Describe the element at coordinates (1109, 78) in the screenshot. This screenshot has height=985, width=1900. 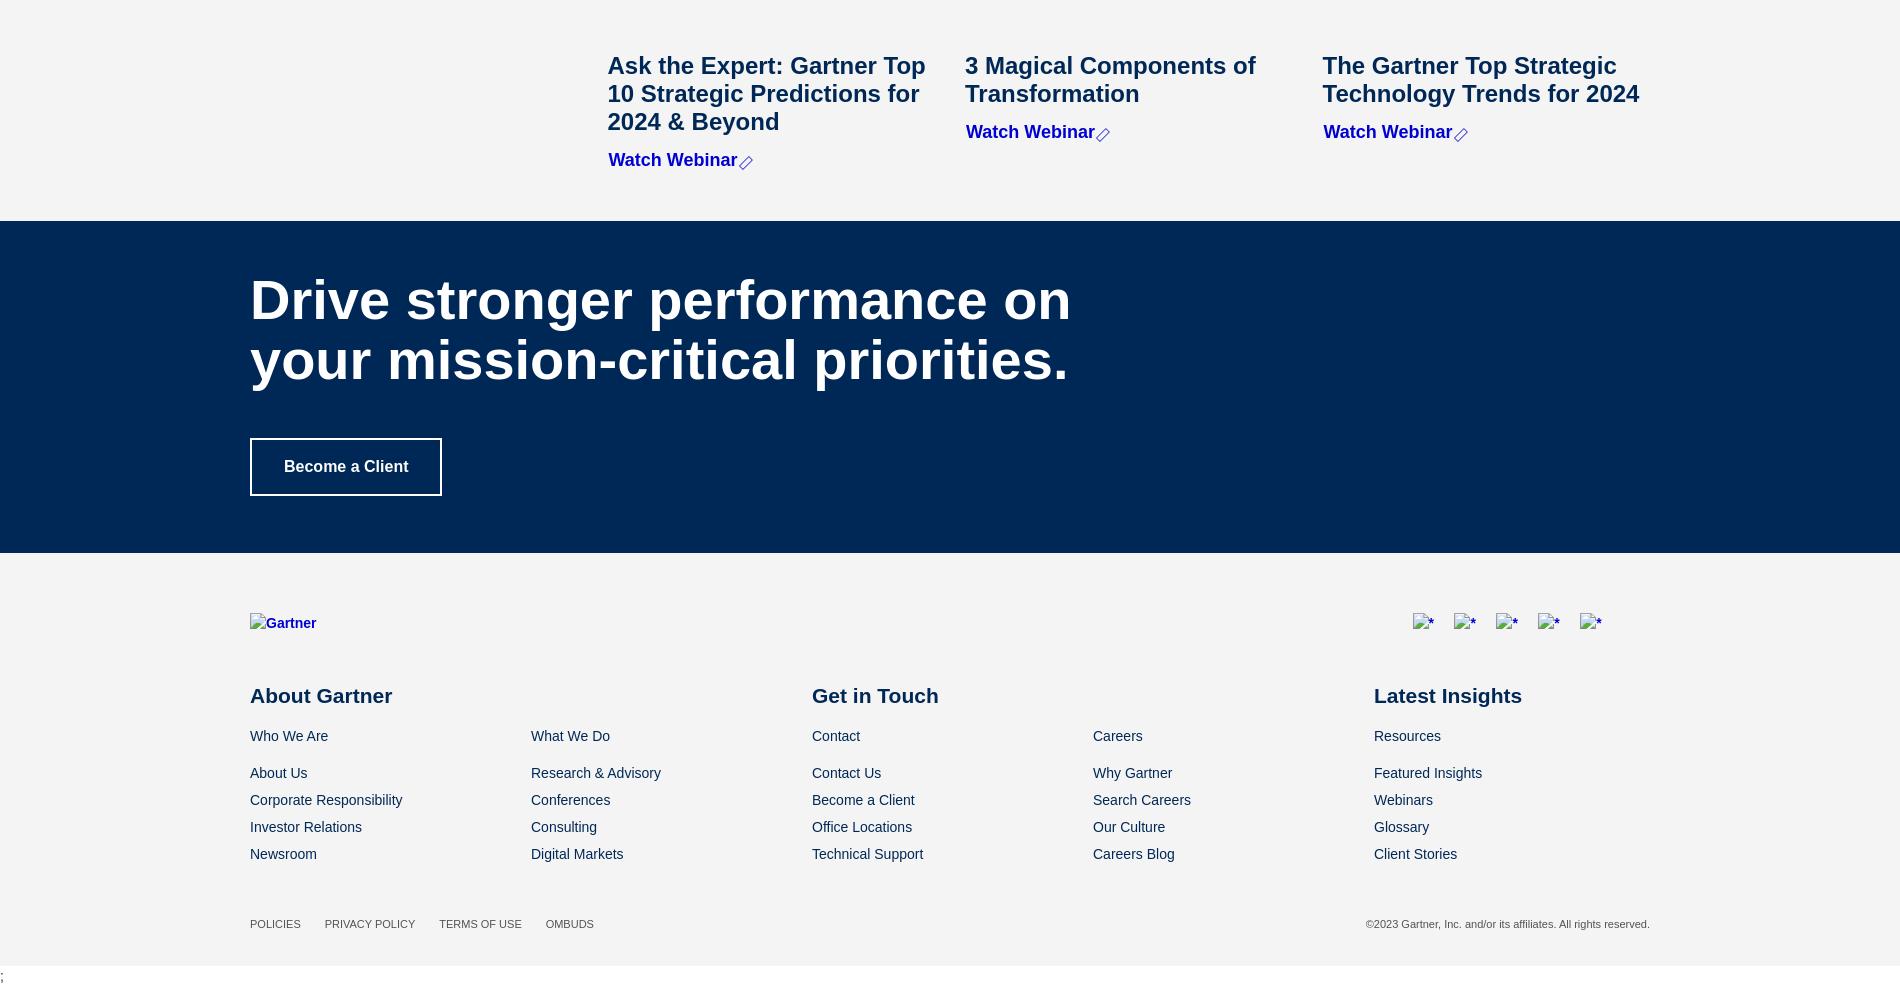
I see `'3 Magical Components of Transformation'` at that location.